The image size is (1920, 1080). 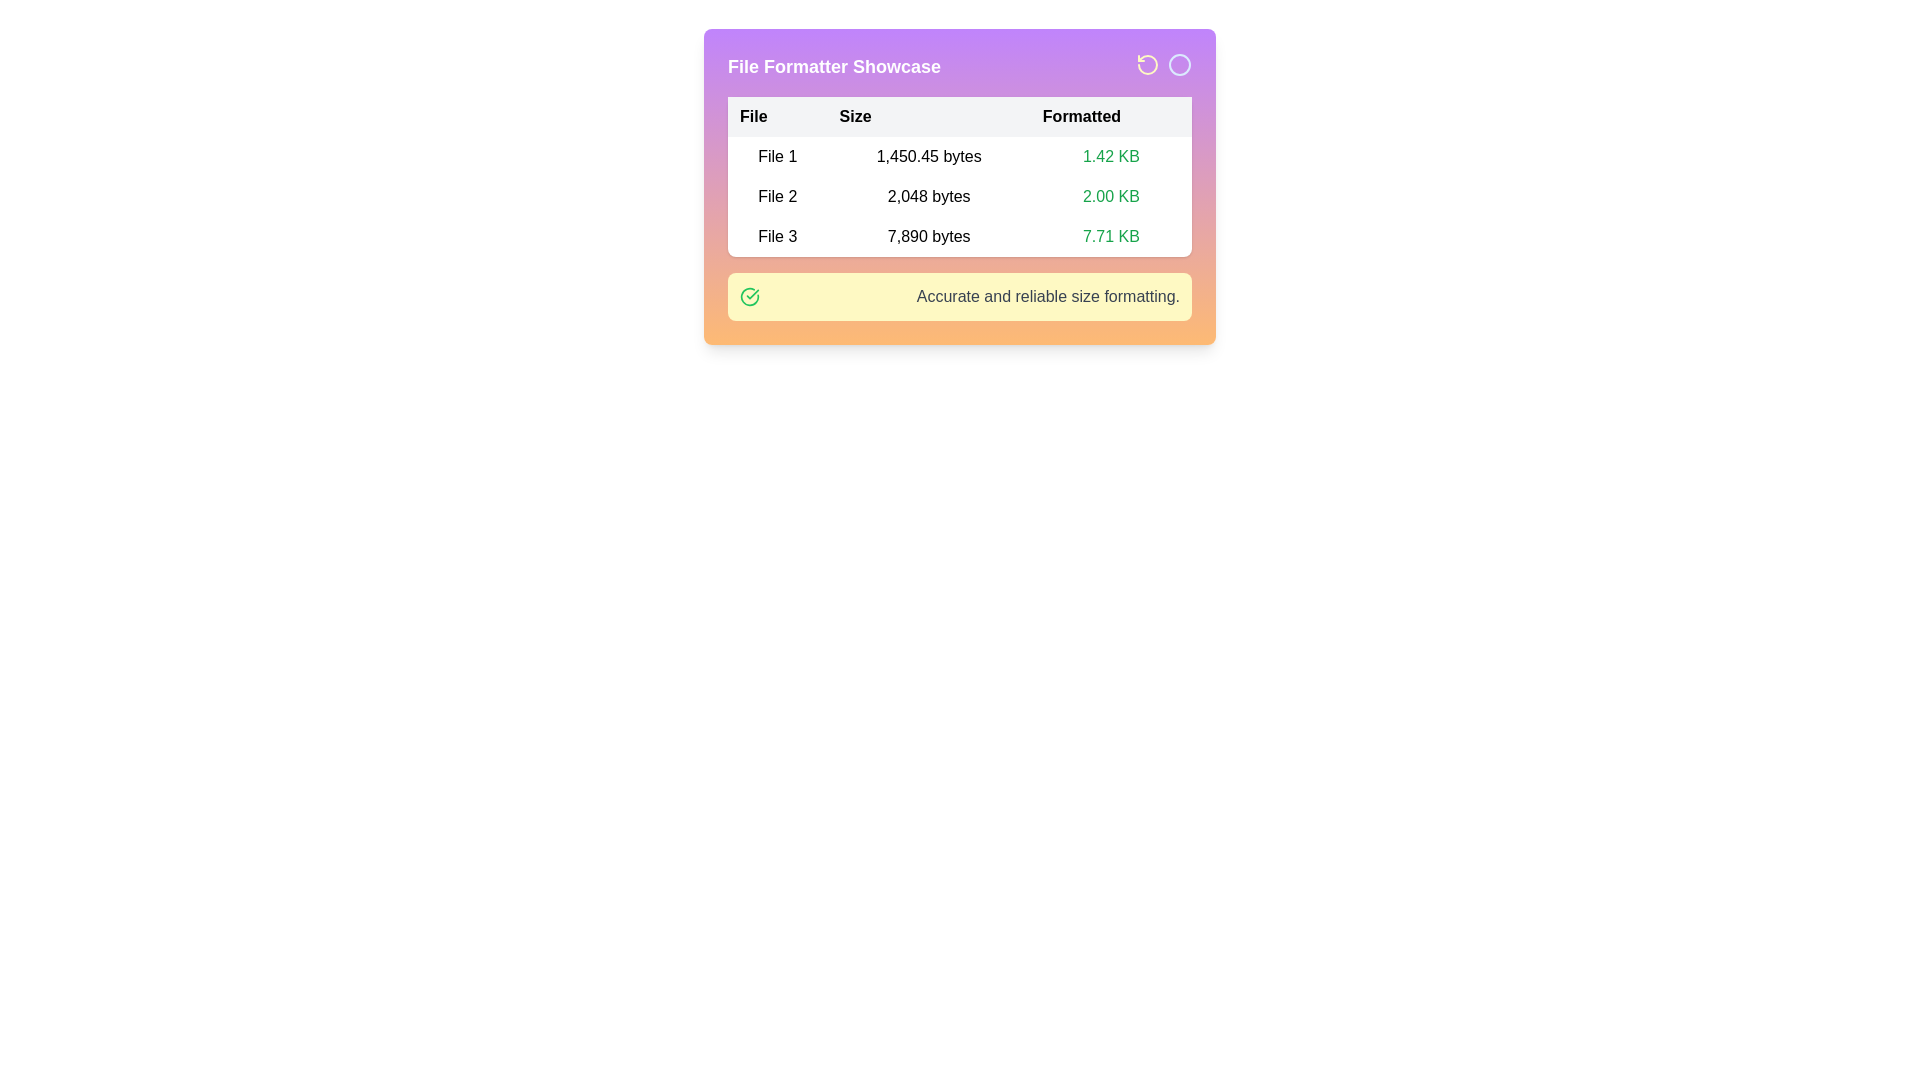 What do you see at coordinates (1163, 65) in the screenshot?
I see `the left icon of the interactive icon buttons group located in the top-right corner of the 'File Formatter Showcase' header` at bounding box center [1163, 65].